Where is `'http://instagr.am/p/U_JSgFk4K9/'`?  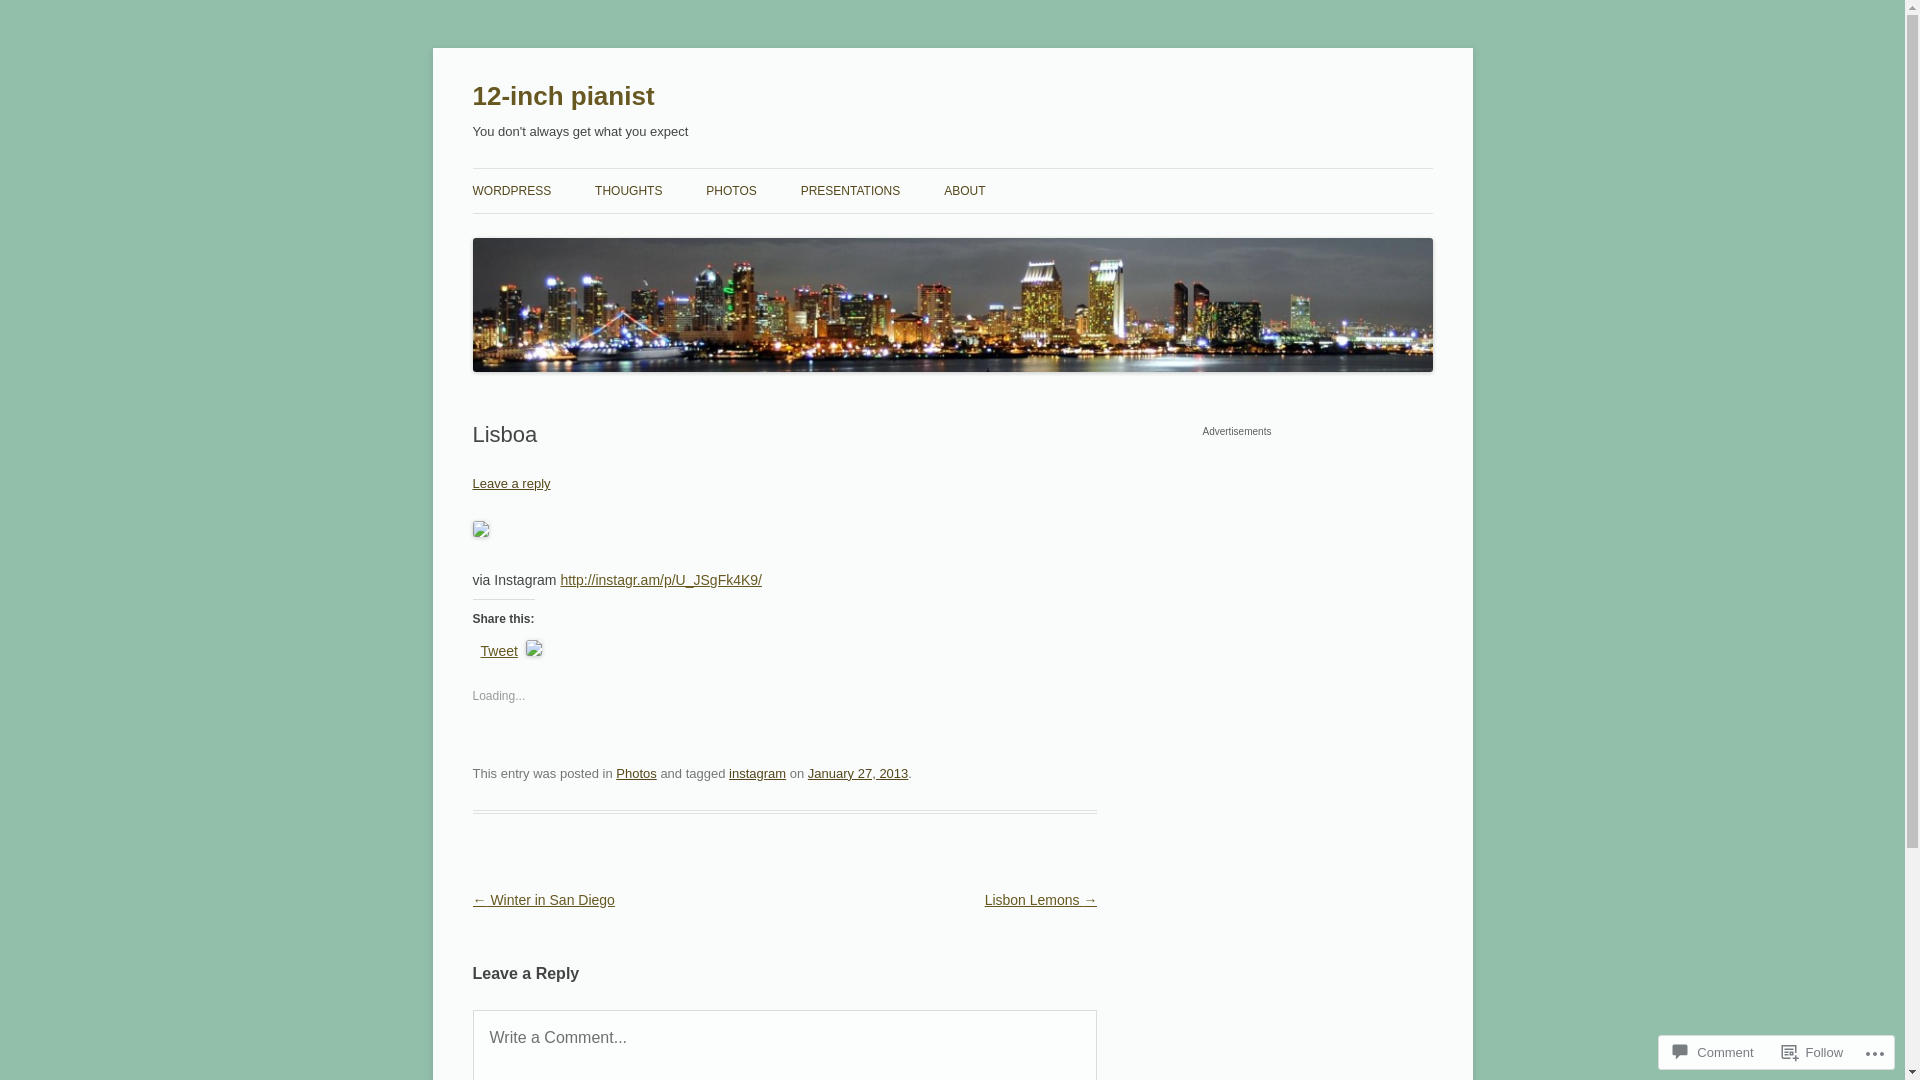 'http://instagr.am/p/U_JSgFk4K9/' is located at coordinates (661, 579).